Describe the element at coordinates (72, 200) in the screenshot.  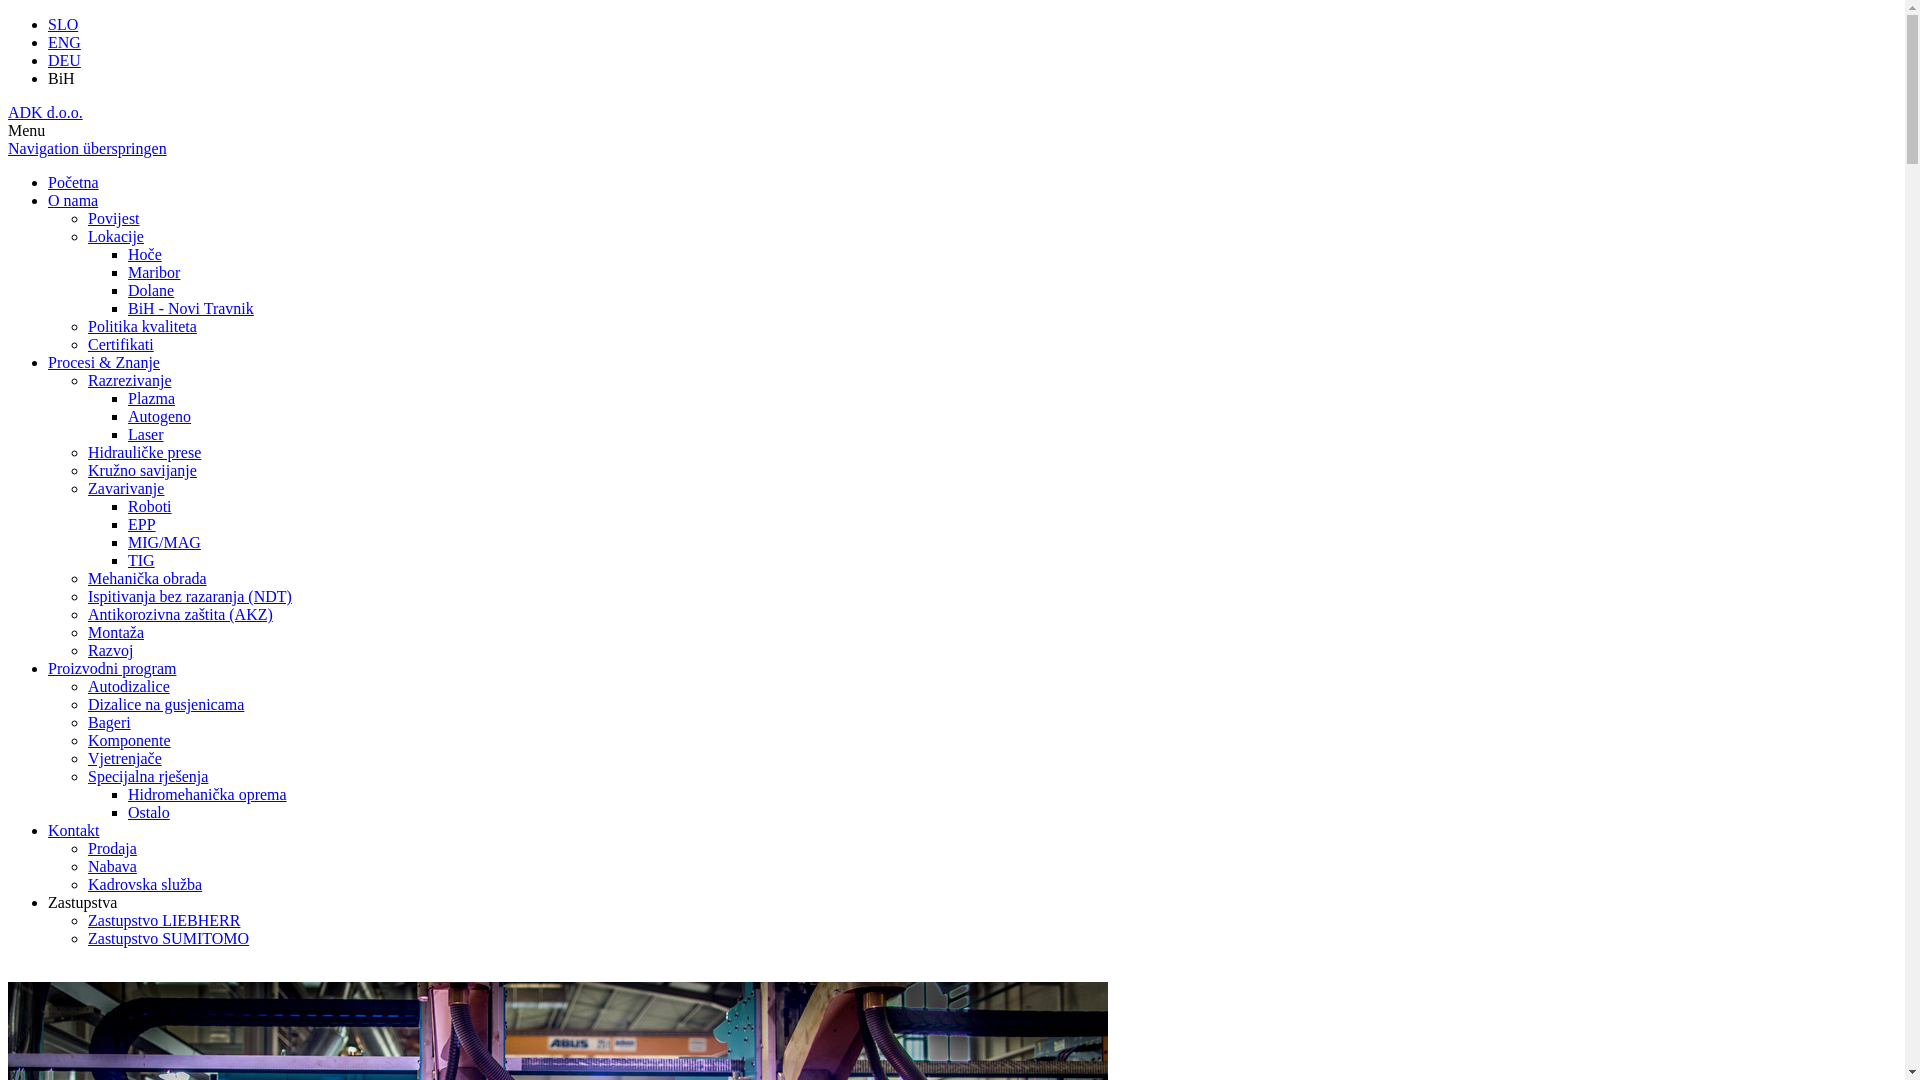
I see `'O nama'` at that location.